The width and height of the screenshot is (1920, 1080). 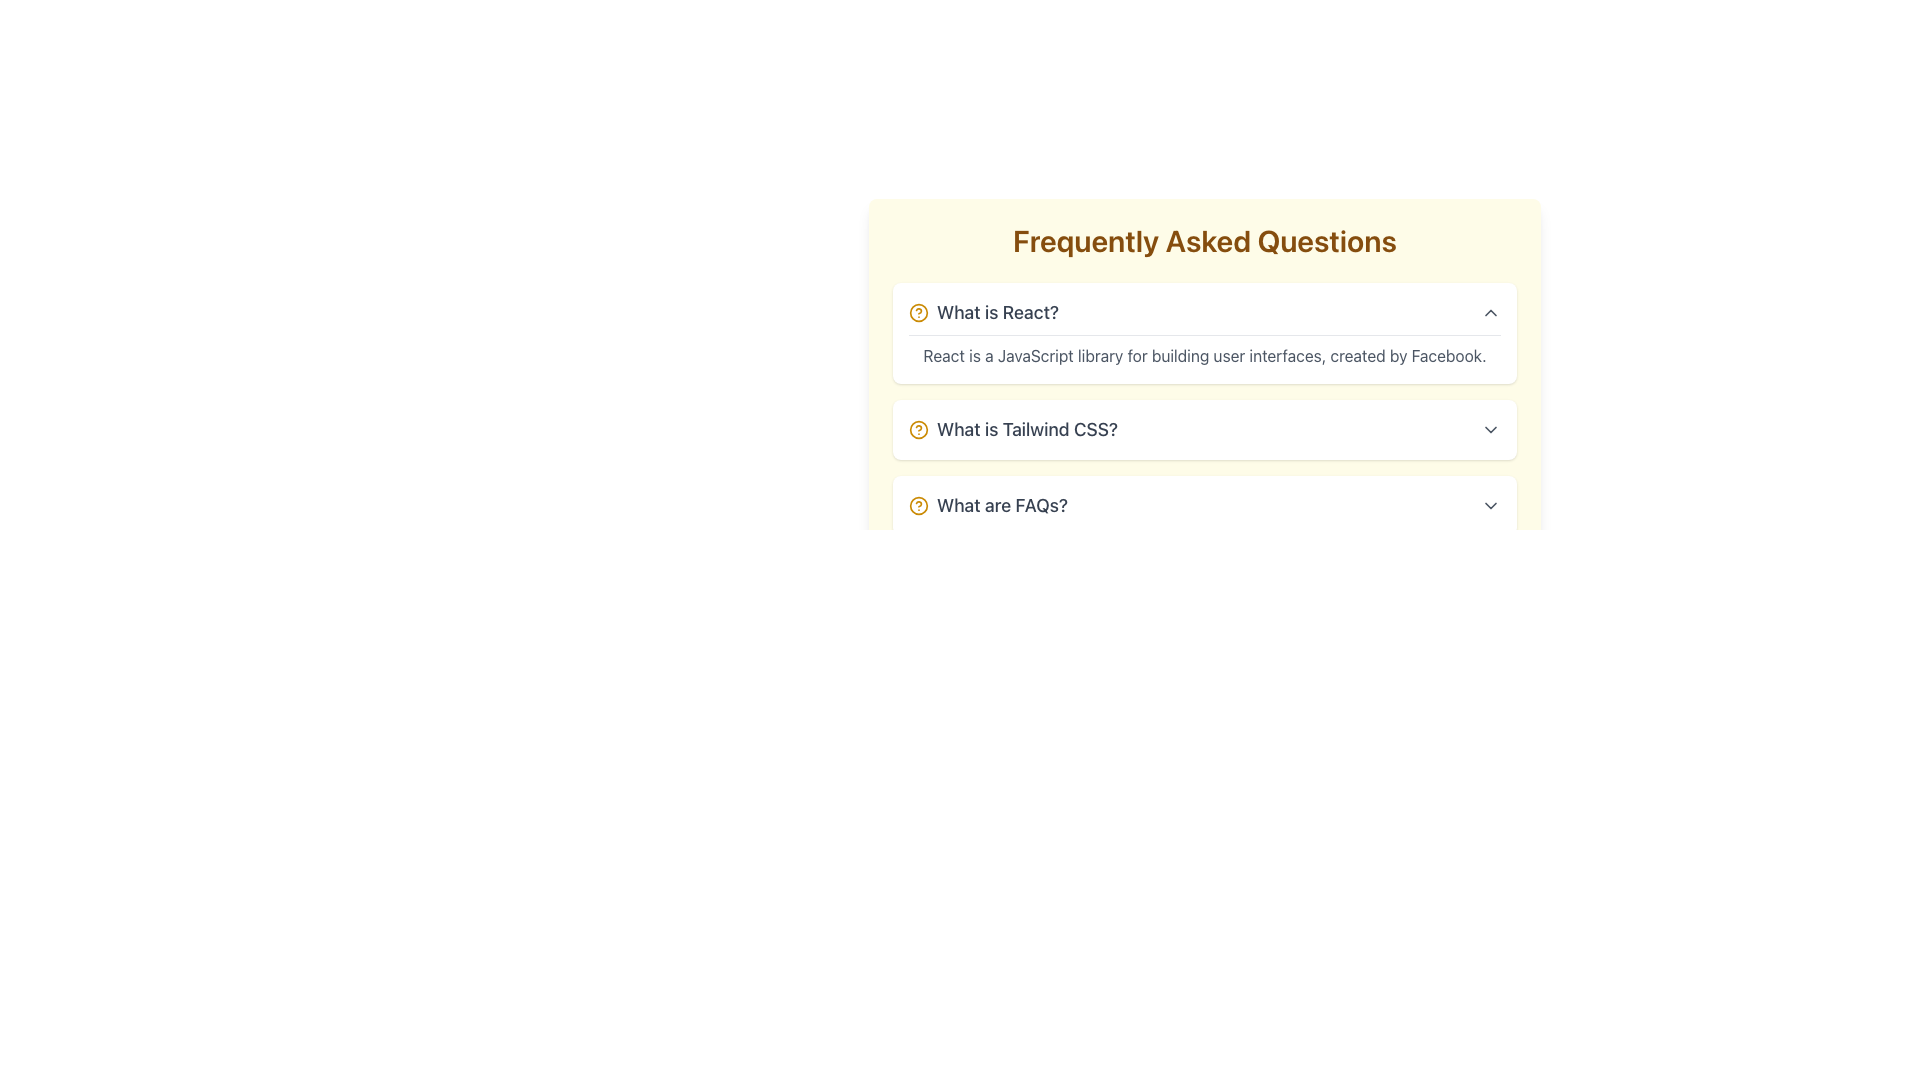 I want to click on the heading 'Frequently Asked Questions', which is prominently styled in bold and large font, located at the top of its yellow box containing FAQ entries, so click(x=1203, y=239).